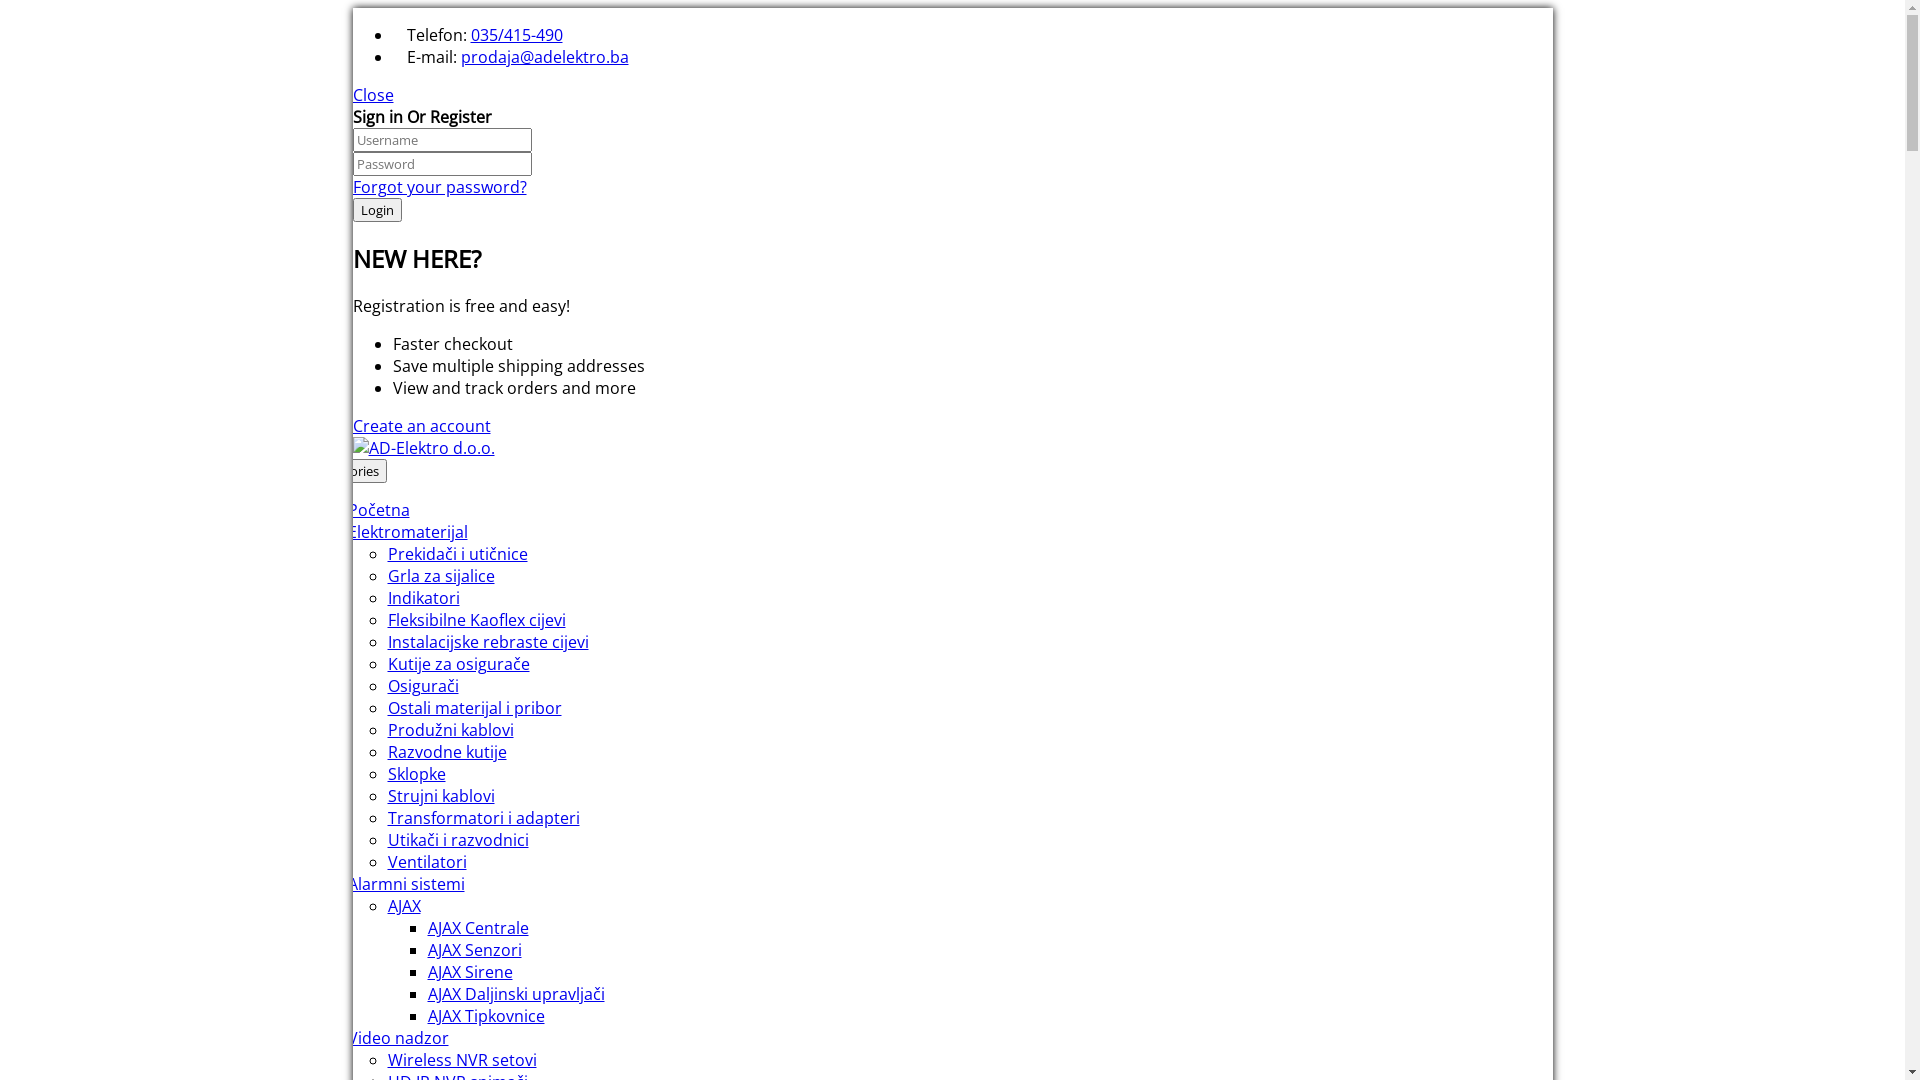 This screenshot has width=1920, height=1080. What do you see at coordinates (403, 906) in the screenshot?
I see `'AJAX'` at bounding box center [403, 906].